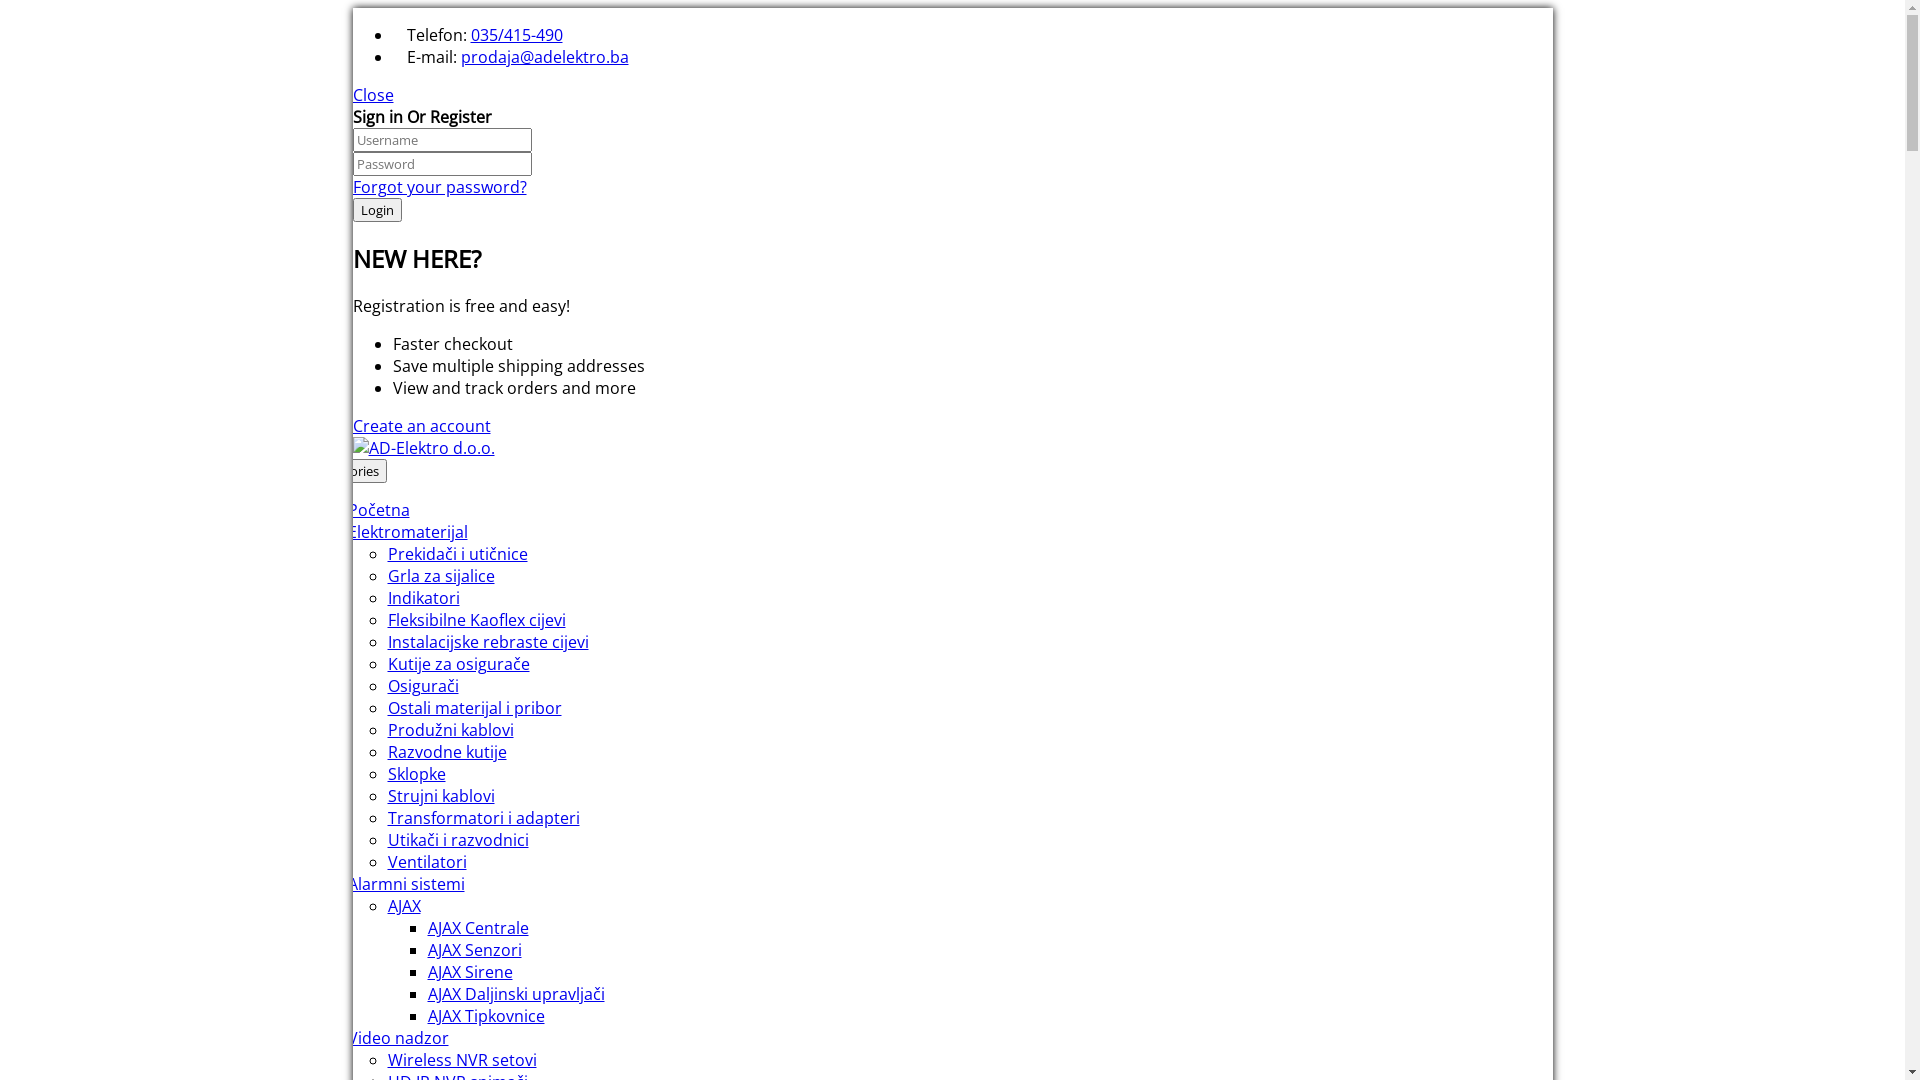 This screenshot has width=1920, height=1080. What do you see at coordinates (403, 906) in the screenshot?
I see `'AJAX'` at bounding box center [403, 906].